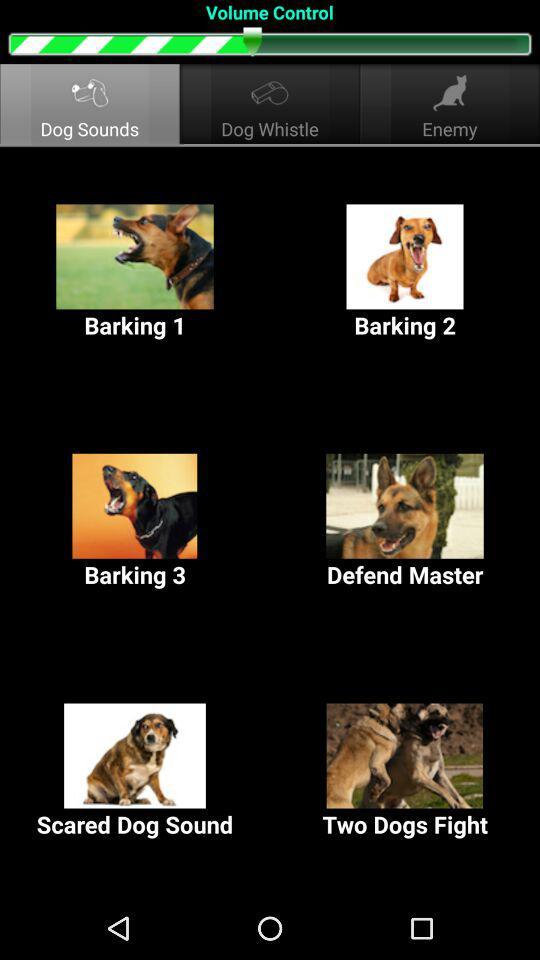 This screenshot has height=960, width=540. I want to click on the button next to scared dog sound icon, so click(405, 770).